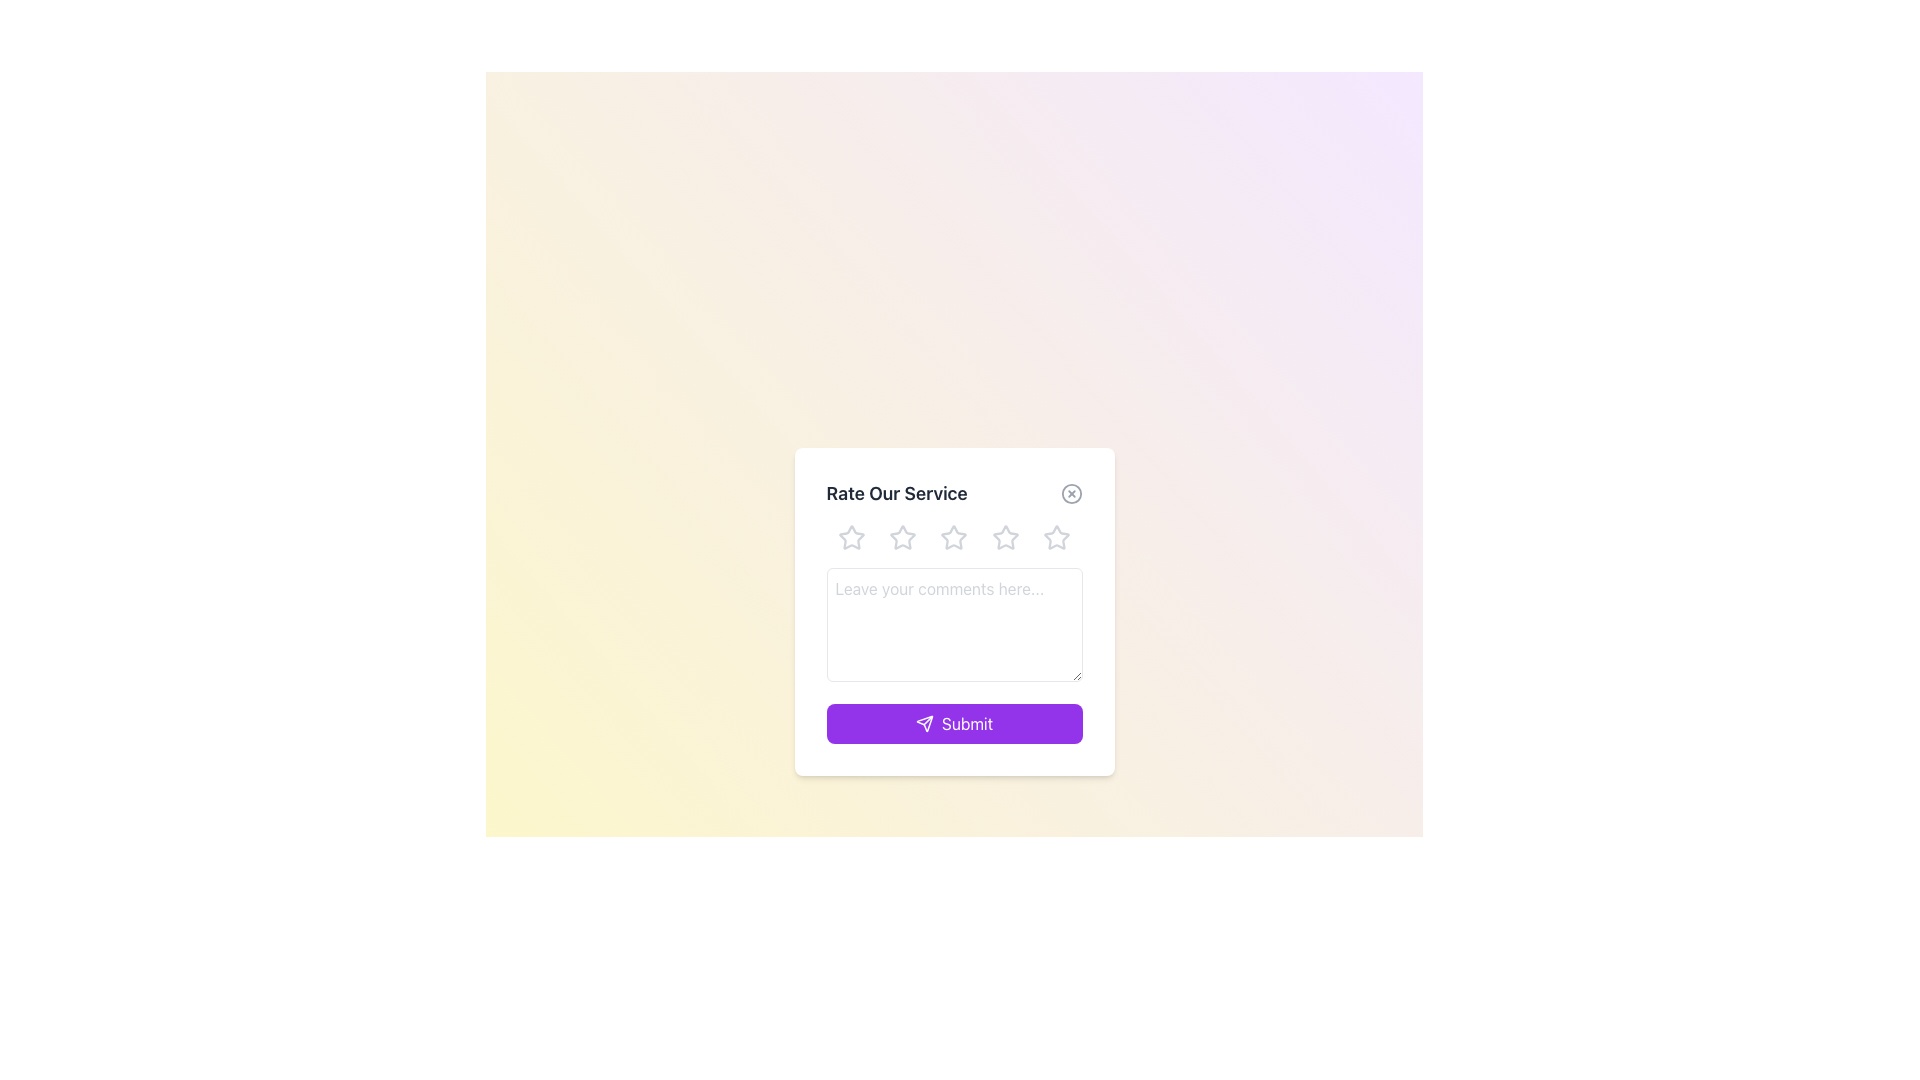 Image resolution: width=1920 pixels, height=1080 pixels. Describe the element at coordinates (1005, 536) in the screenshot. I see `the fourth star-shaped icon in the rating interface` at that location.